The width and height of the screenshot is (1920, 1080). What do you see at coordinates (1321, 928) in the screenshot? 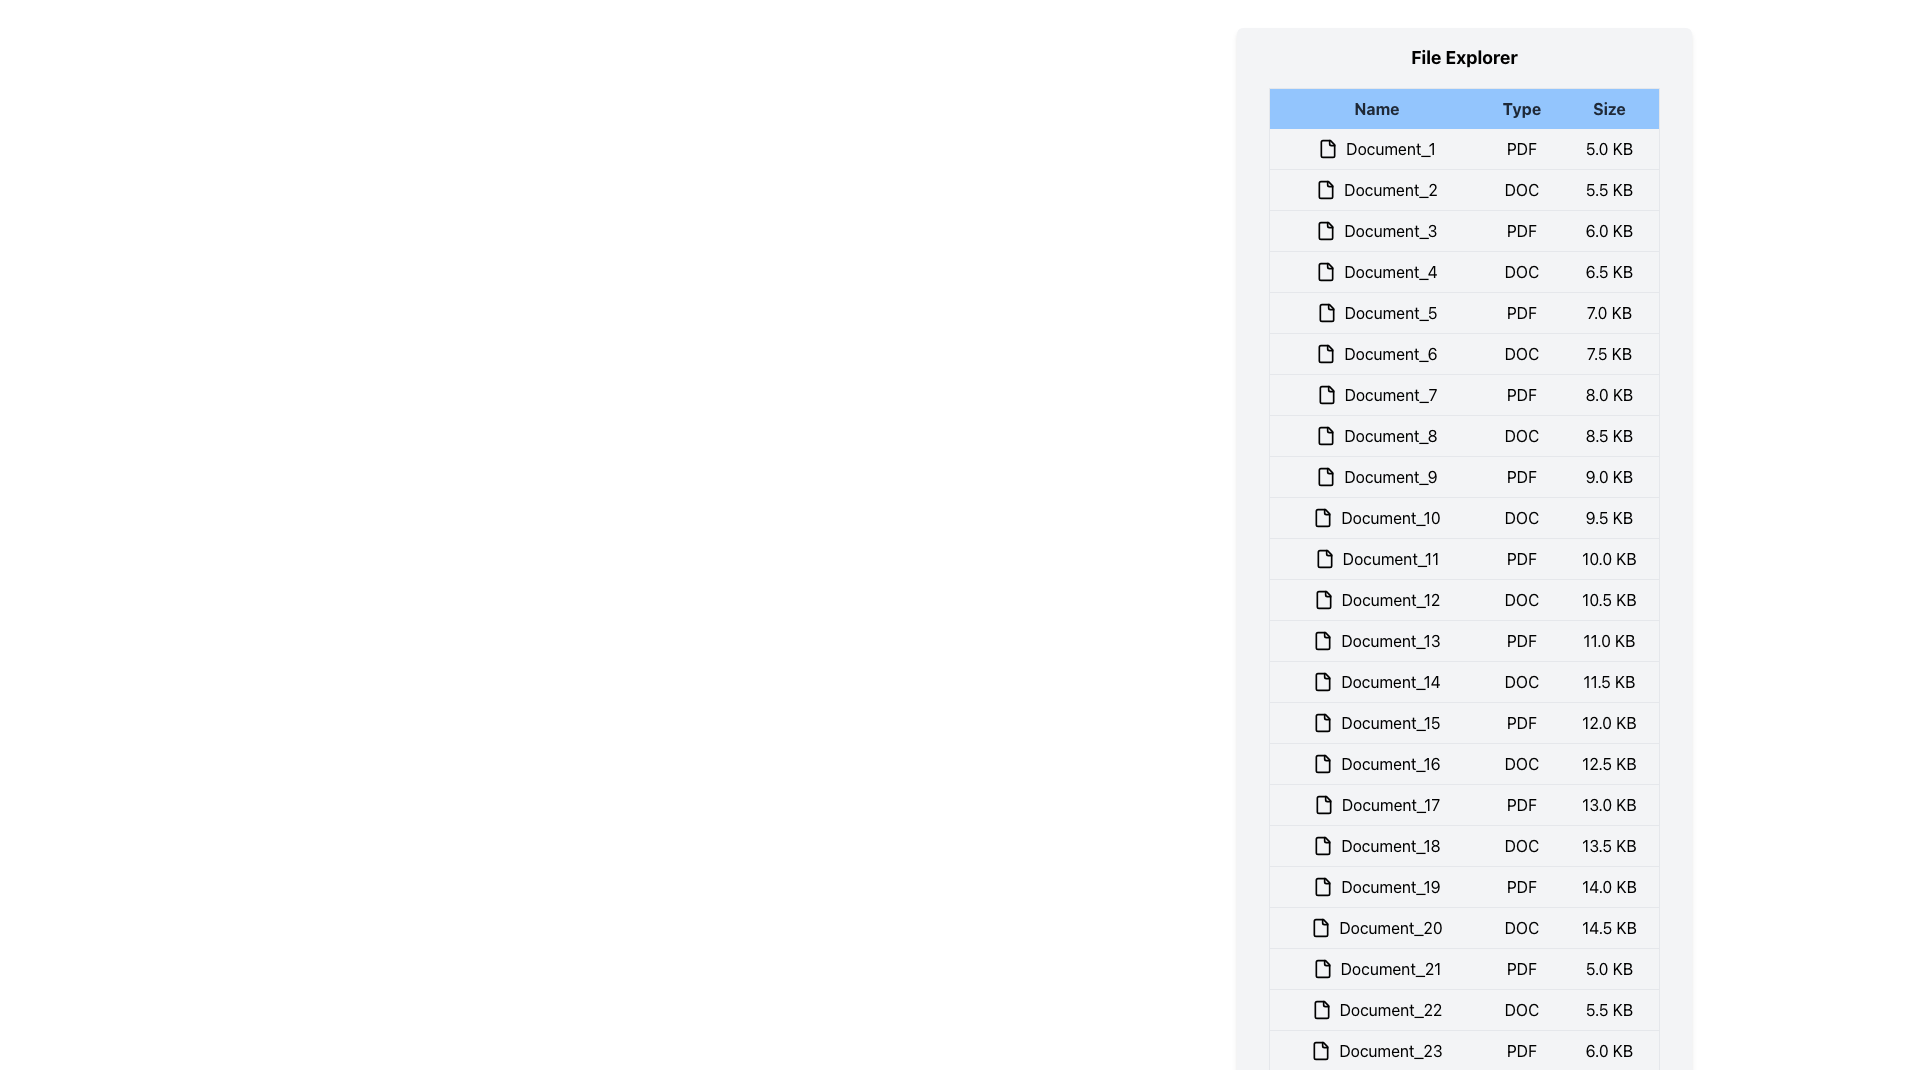
I see `the simplified document icon located to the left of the text label 'Document_20' in the file explorer interface` at bounding box center [1321, 928].